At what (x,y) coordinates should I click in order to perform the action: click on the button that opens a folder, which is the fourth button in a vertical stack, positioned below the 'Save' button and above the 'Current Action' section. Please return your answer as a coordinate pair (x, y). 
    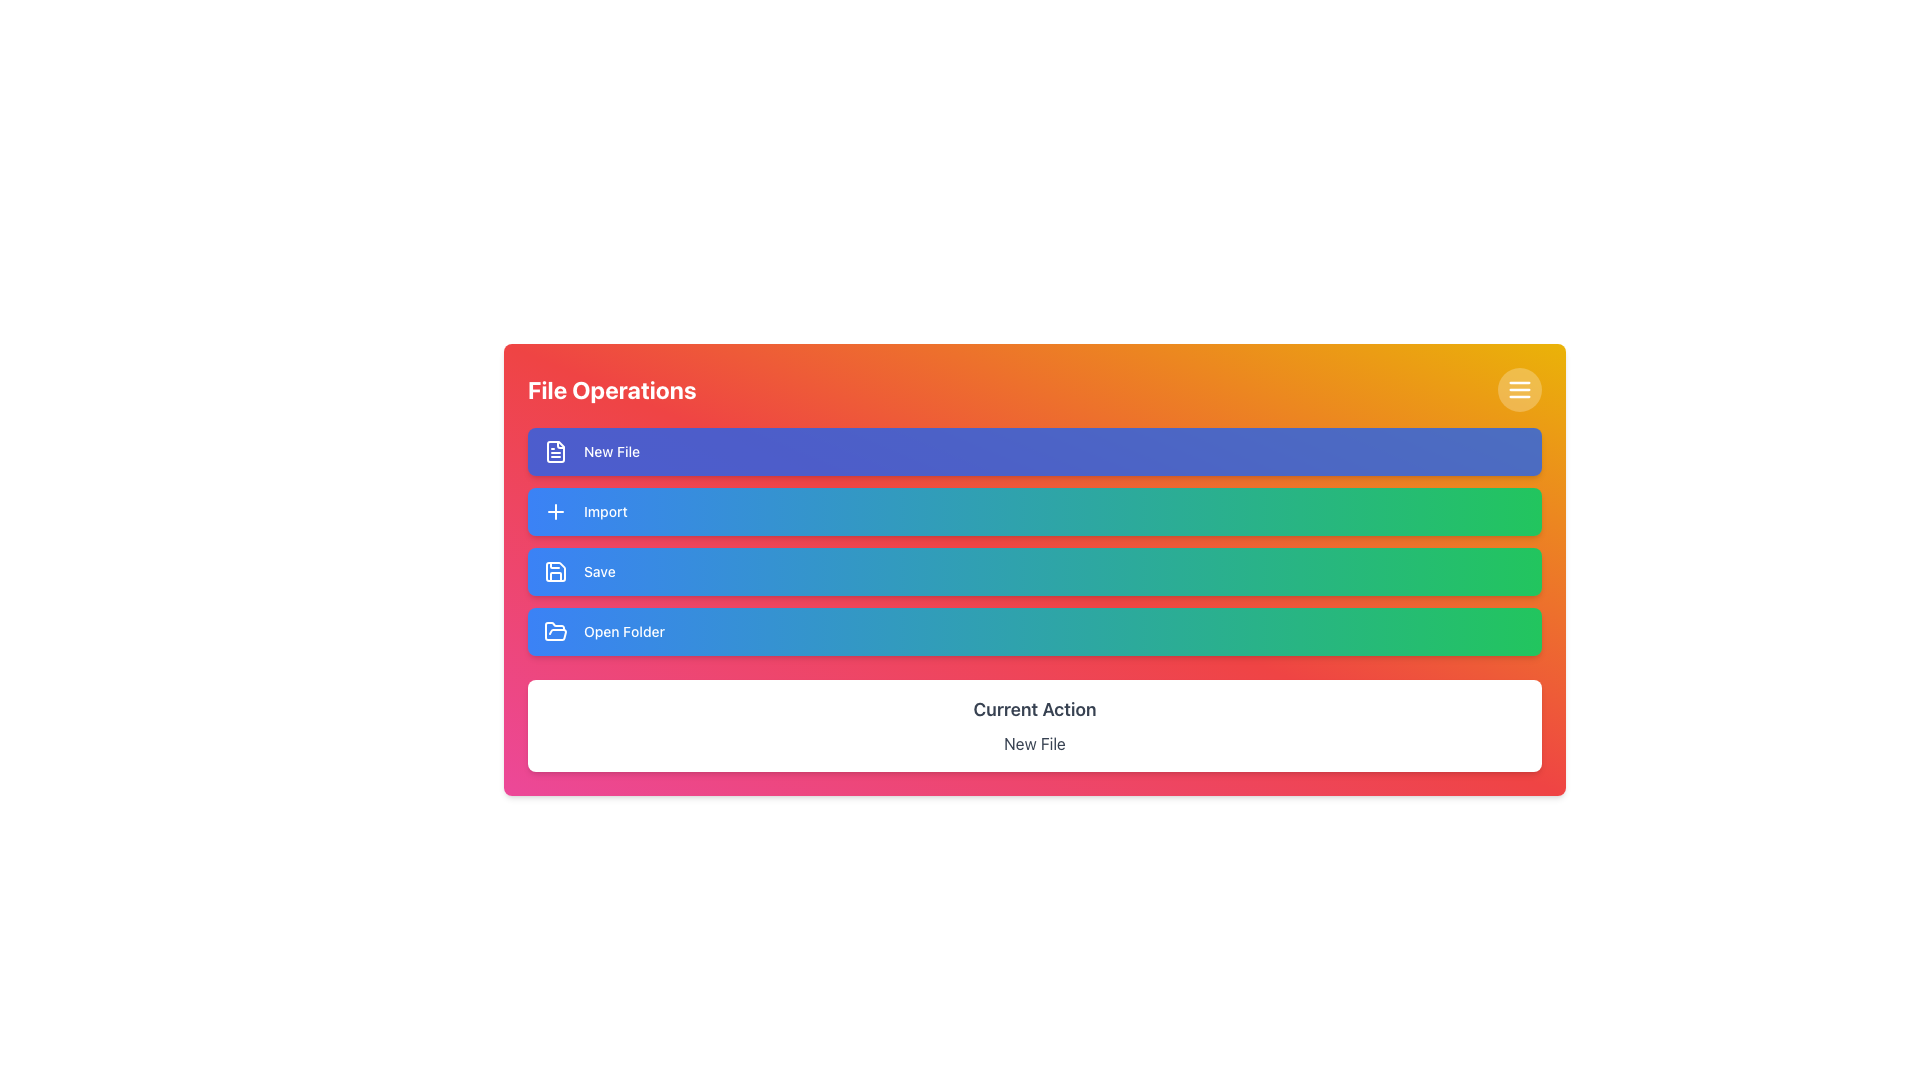
    Looking at the image, I should click on (1035, 632).